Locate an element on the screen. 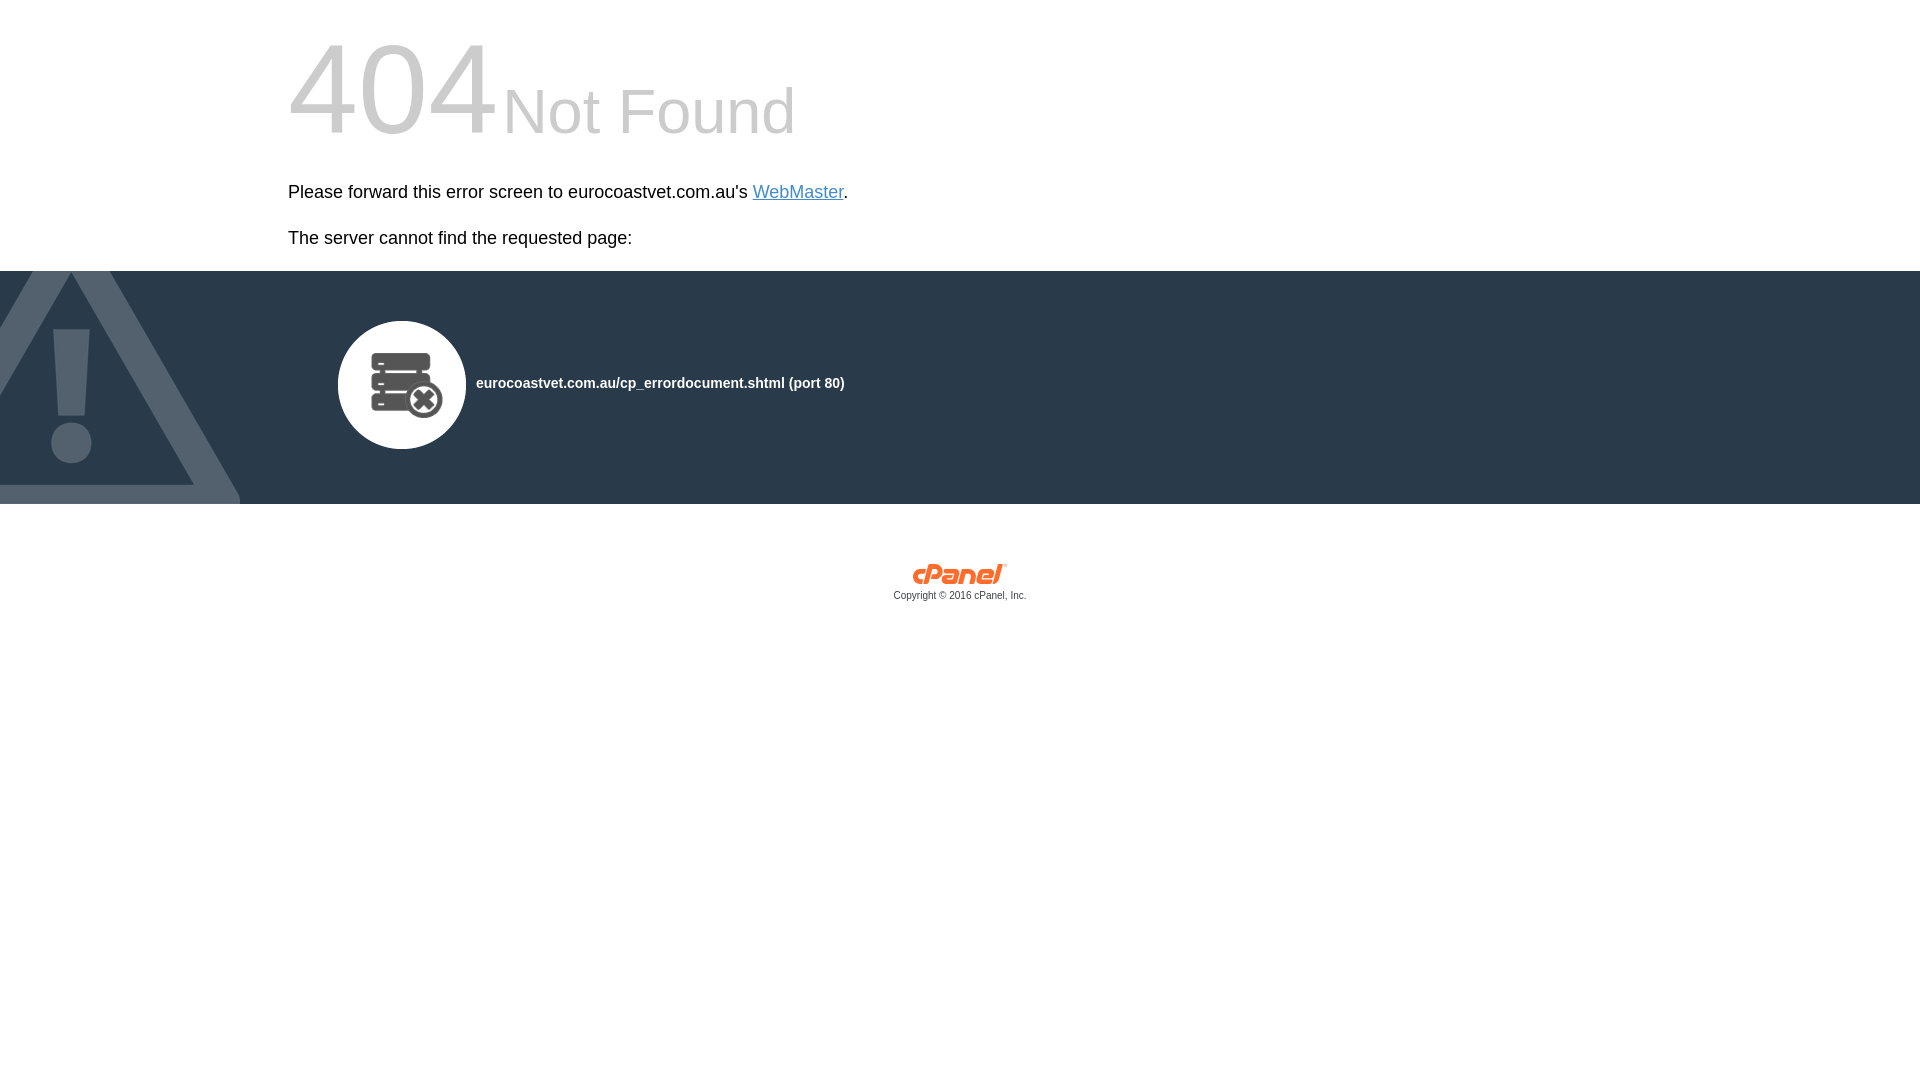  'WebMaster' is located at coordinates (752, 192).